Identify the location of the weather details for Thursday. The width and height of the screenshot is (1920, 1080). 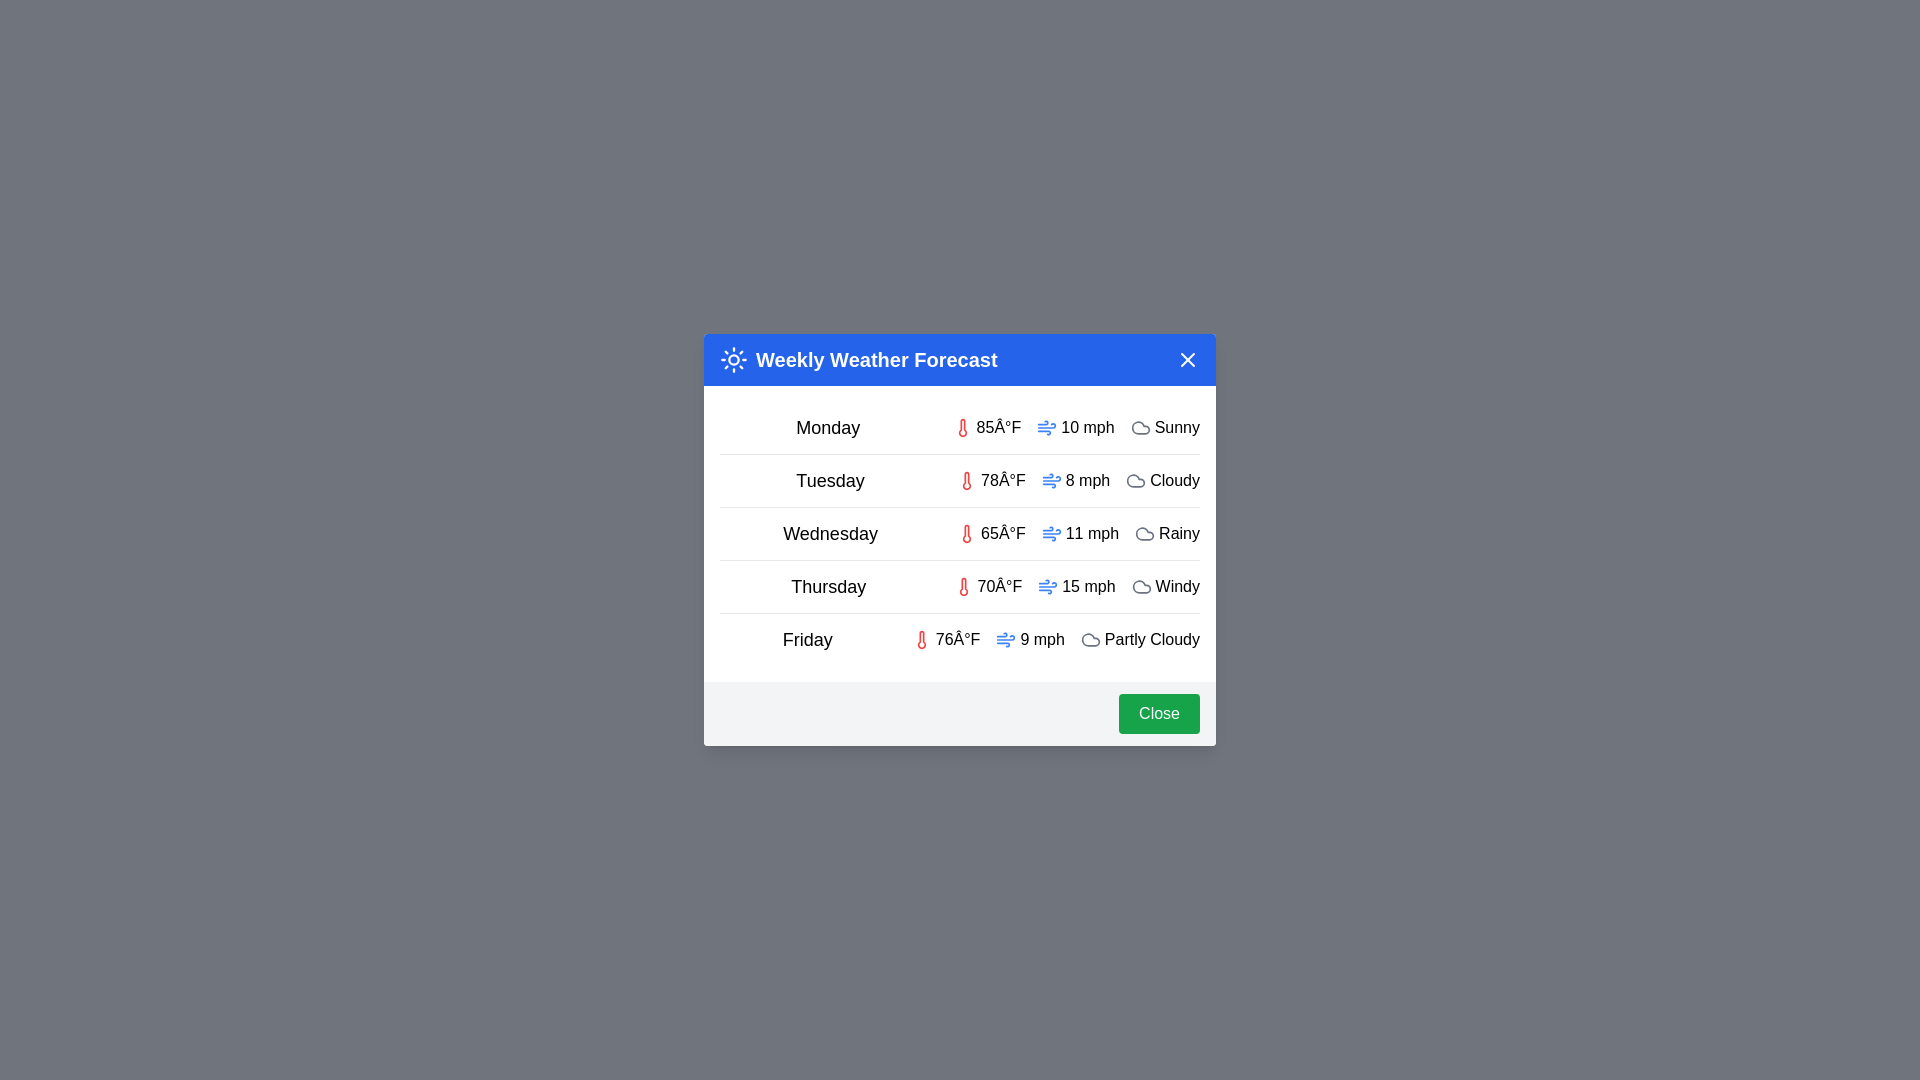
(960, 585).